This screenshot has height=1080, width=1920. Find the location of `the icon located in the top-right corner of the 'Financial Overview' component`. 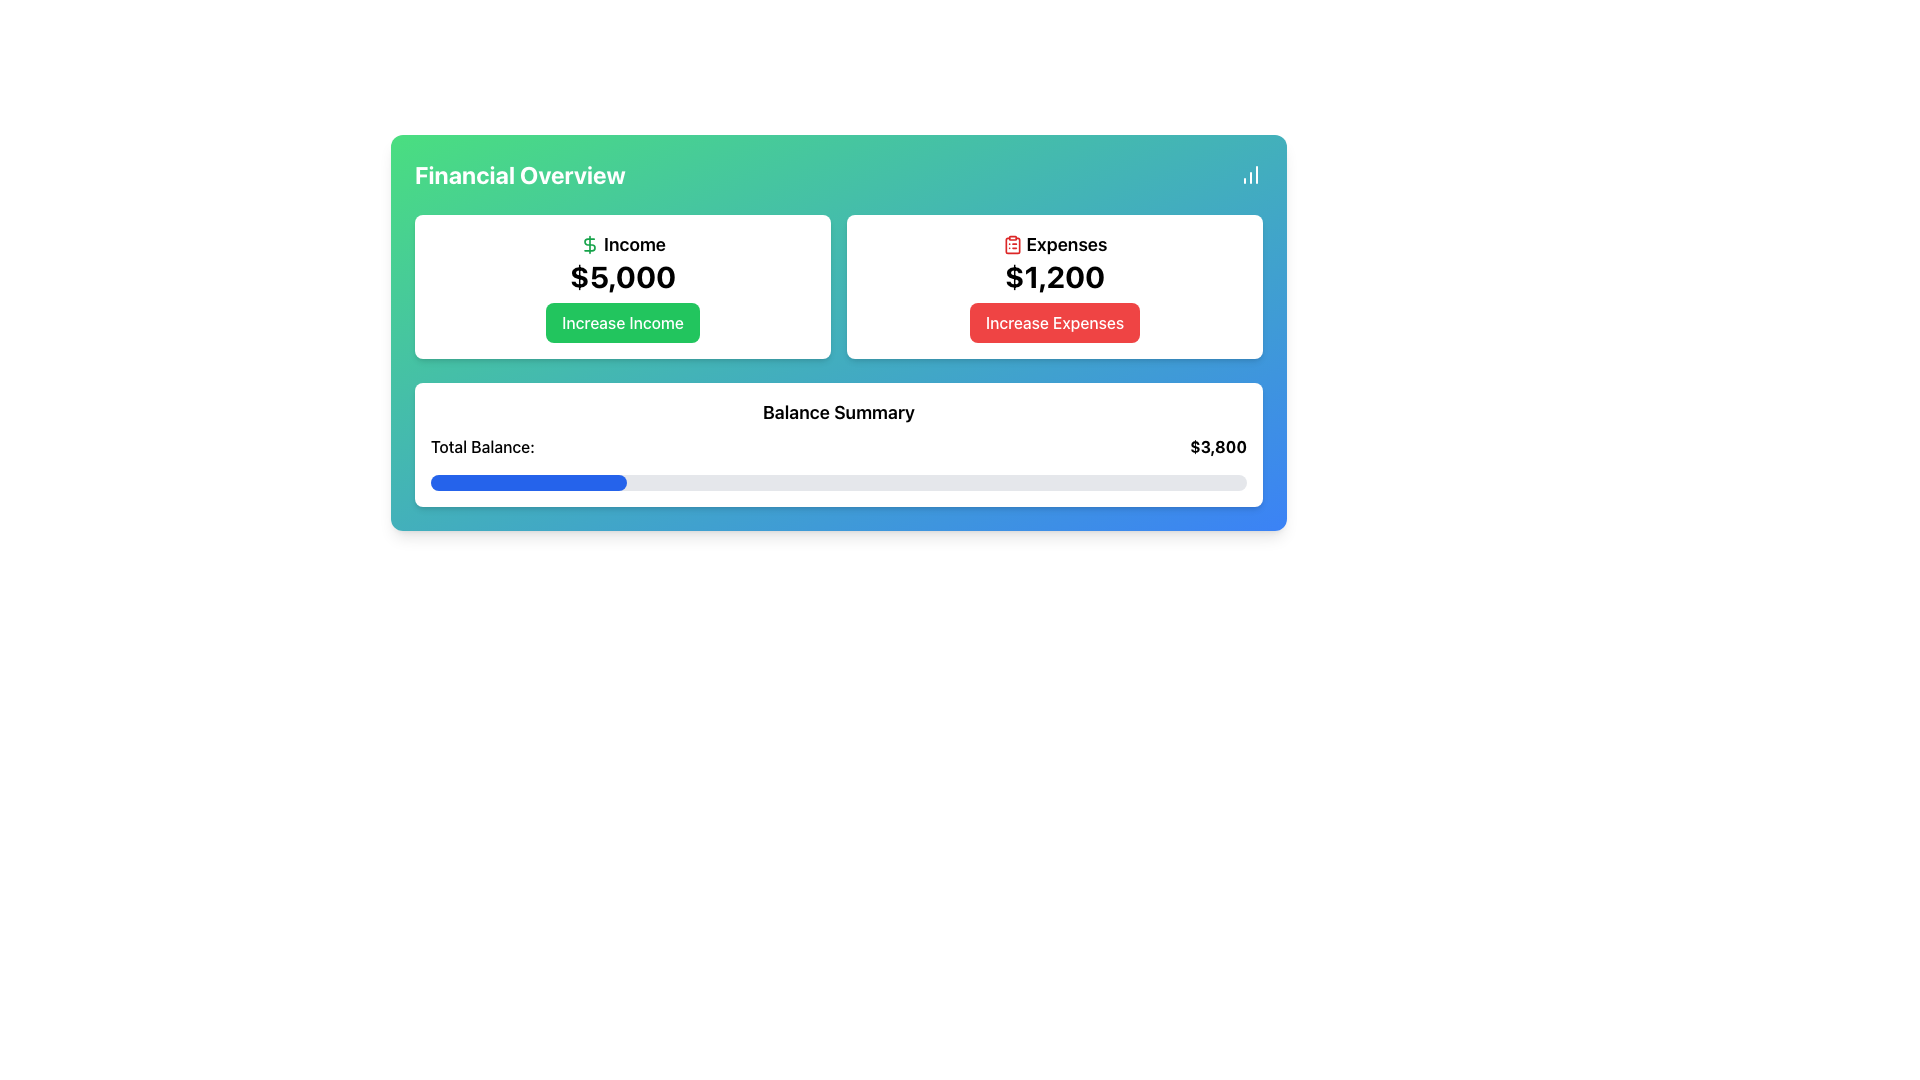

the icon located in the top-right corner of the 'Financial Overview' component is located at coordinates (1250, 173).